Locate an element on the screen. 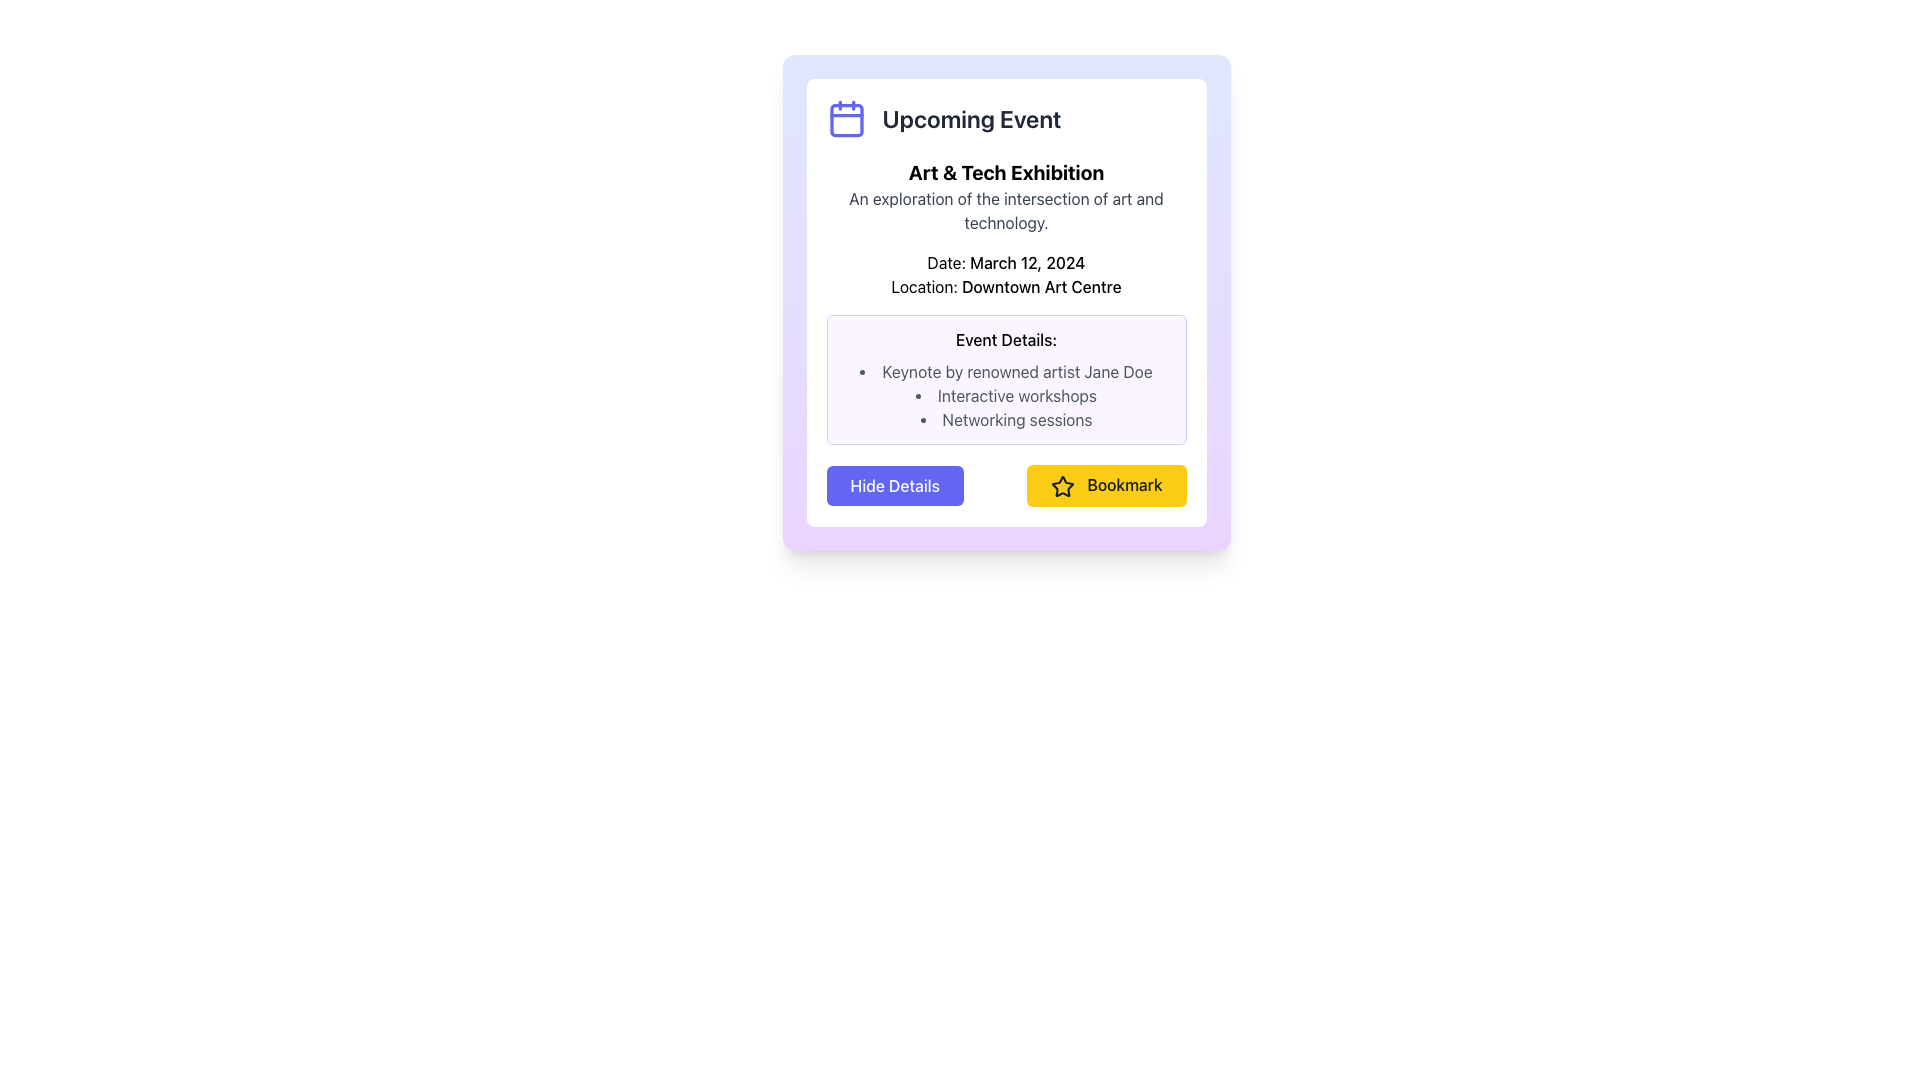 This screenshot has width=1920, height=1080. the text display element that provides the event title and additional descriptive information, located within the 'Upcoming Event' group, situated below the event title and above event details is located at coordinates (1006, 196).